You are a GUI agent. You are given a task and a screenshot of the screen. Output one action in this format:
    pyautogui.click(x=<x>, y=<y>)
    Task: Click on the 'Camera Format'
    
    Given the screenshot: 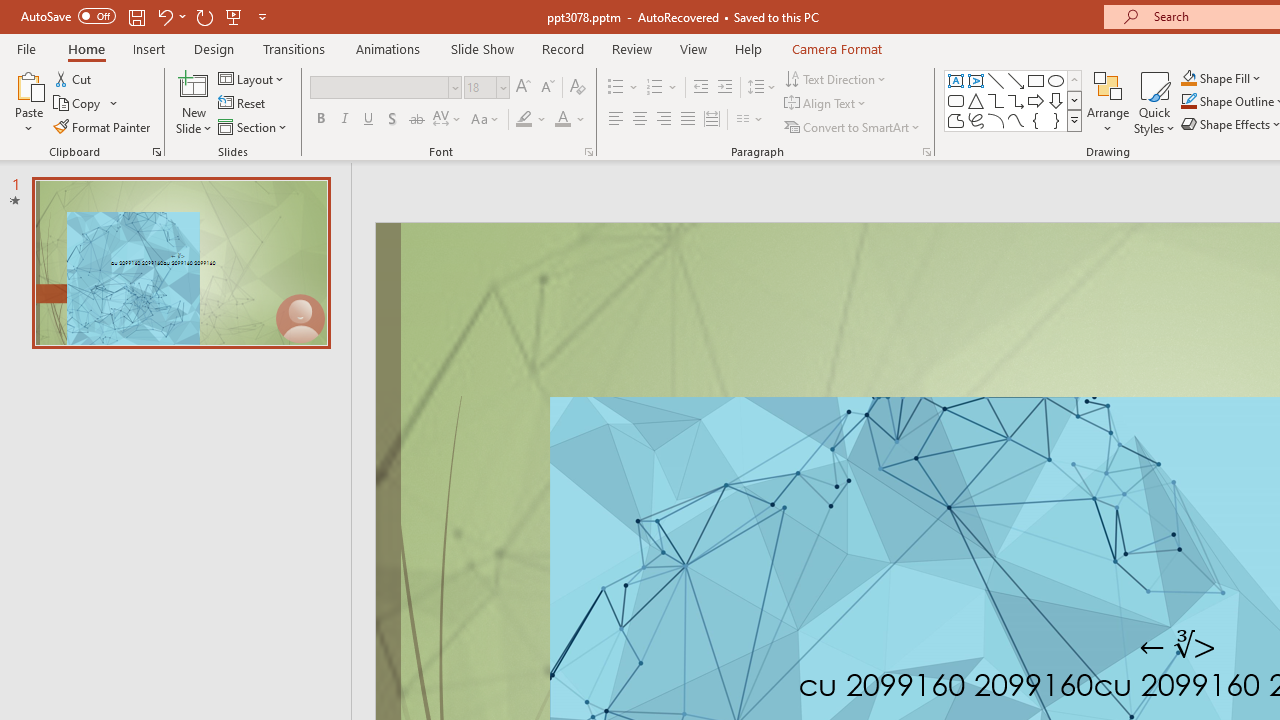 What is the action you would take?
    pyautogui.click(x=837, y=48)
    